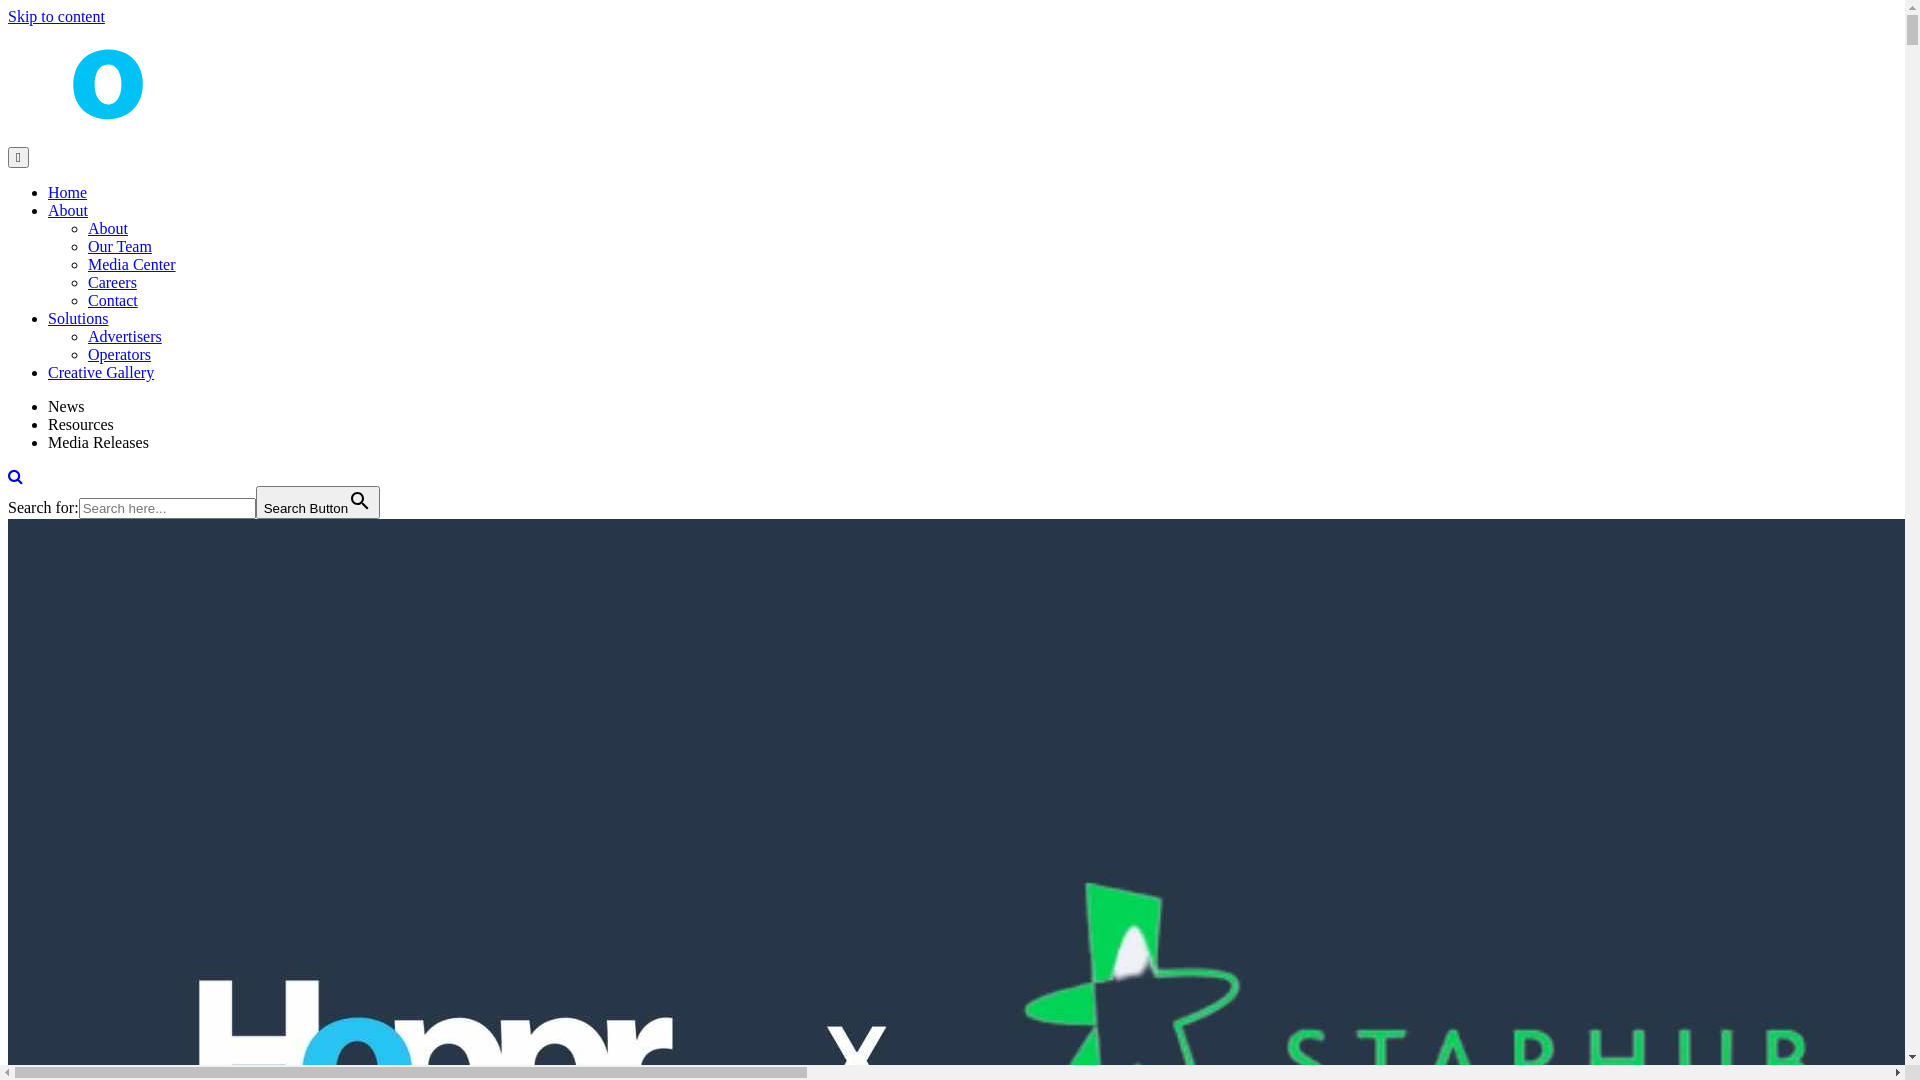 The height and width of the screenshot is (1080, 1920). Describe the element at coordinates (111, 282) in the screenshot. I see `'Careers'` at that location.